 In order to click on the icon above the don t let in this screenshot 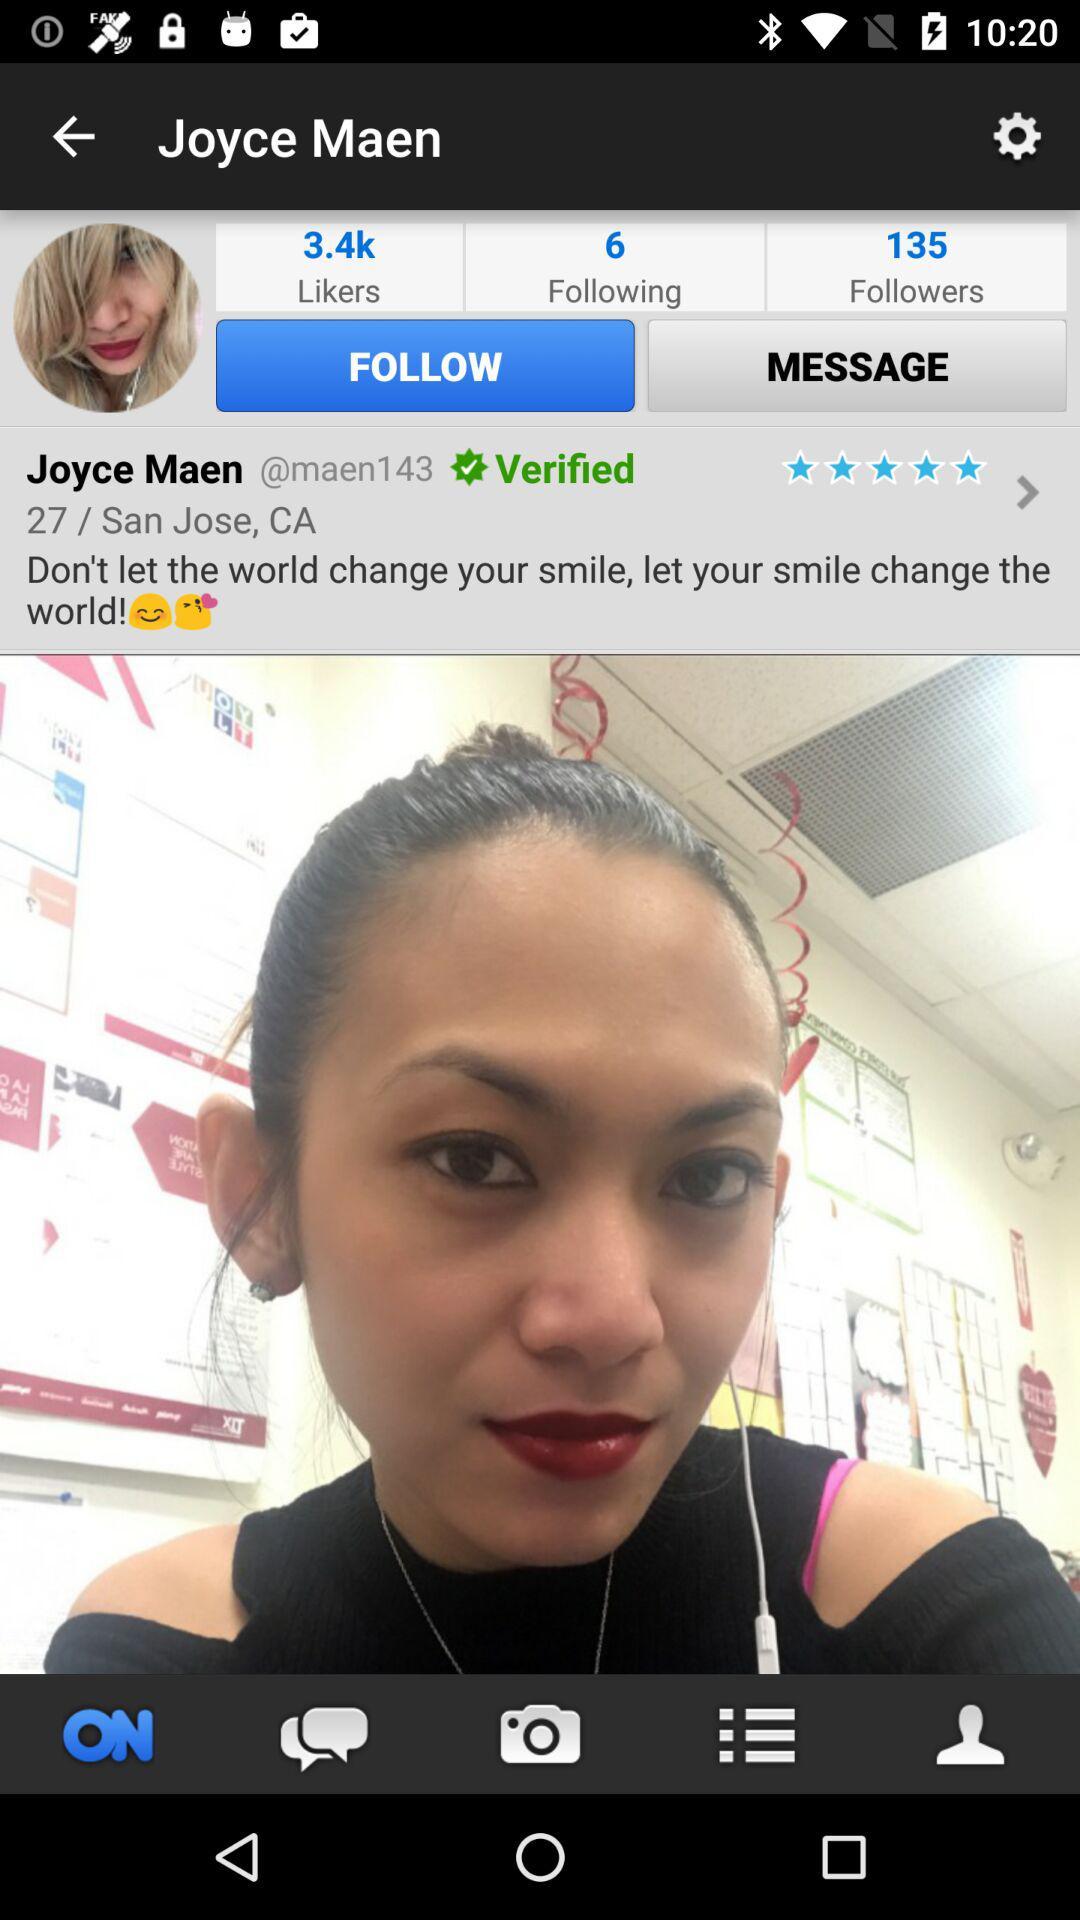, I will do `click(883, 466)`.